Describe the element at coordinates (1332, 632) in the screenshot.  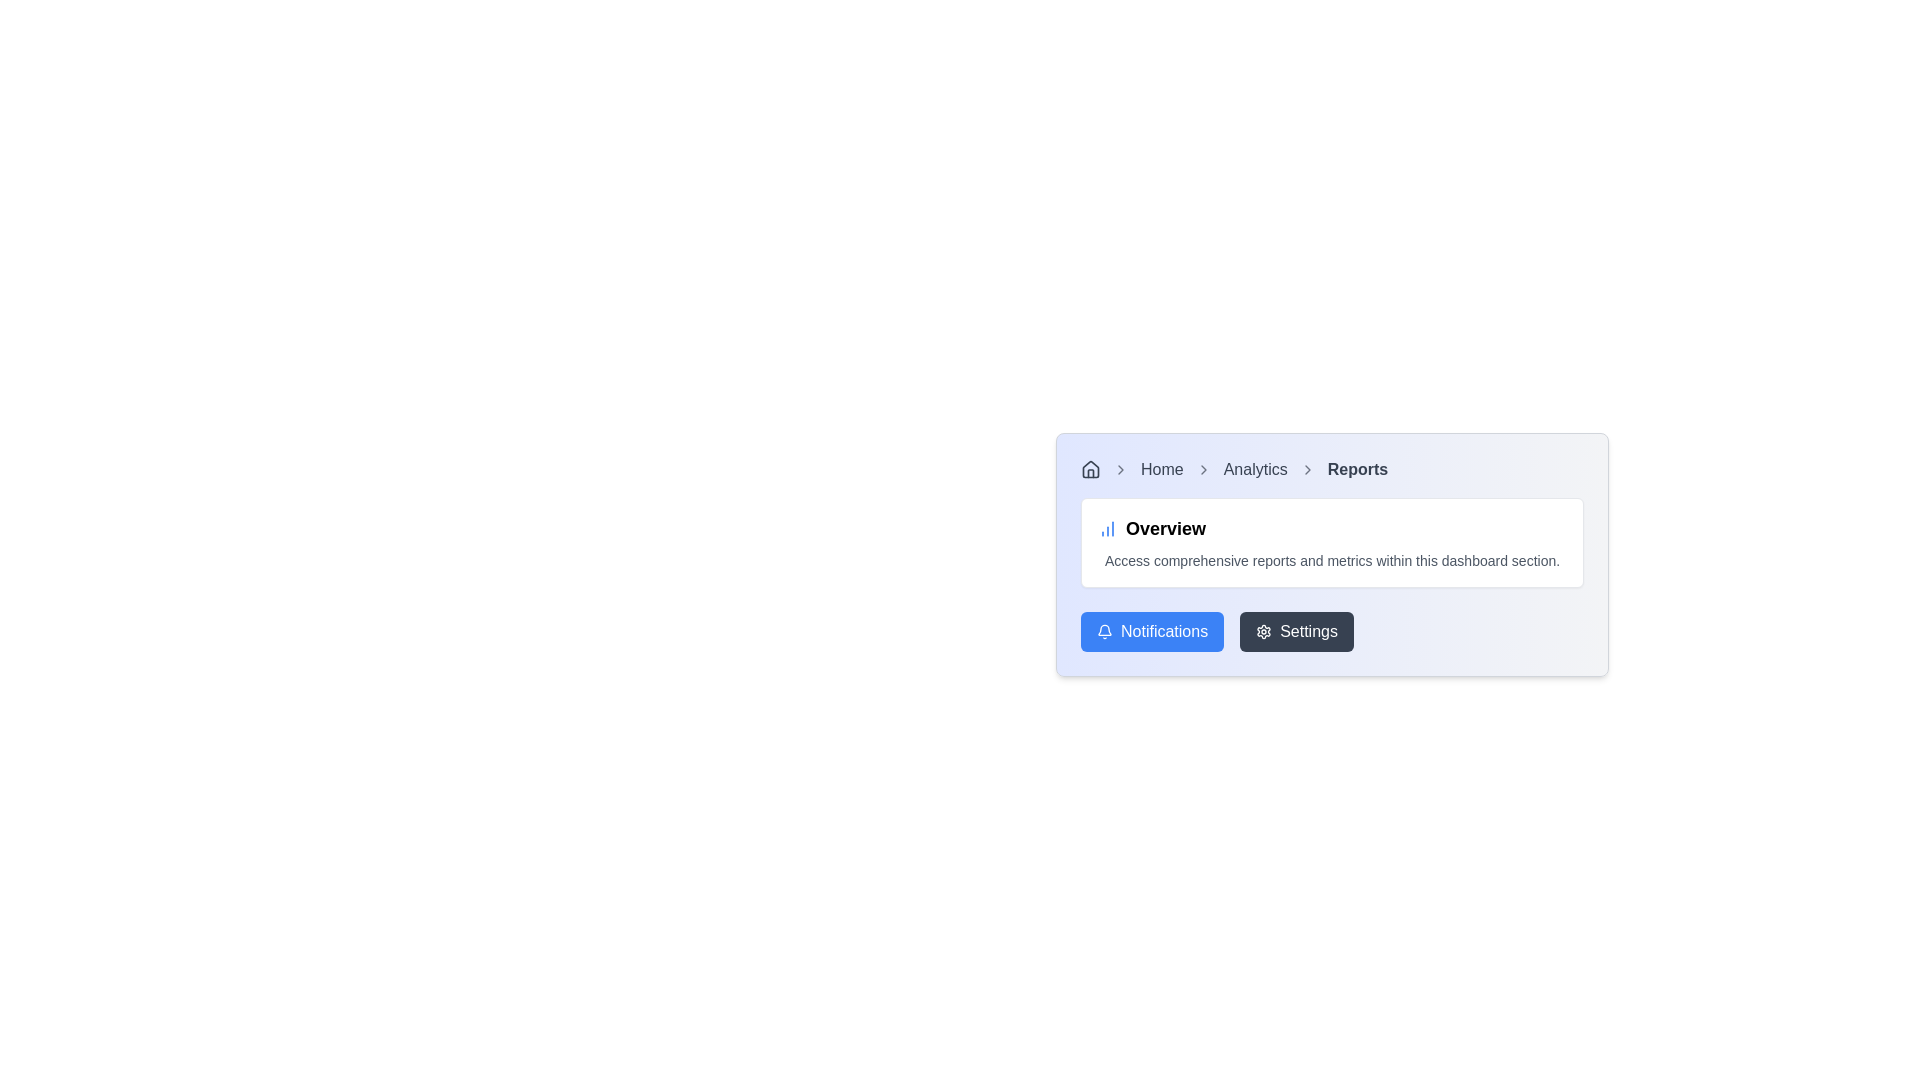
I see `the dark button labeled 'Settings' with a gear icon` at that location.